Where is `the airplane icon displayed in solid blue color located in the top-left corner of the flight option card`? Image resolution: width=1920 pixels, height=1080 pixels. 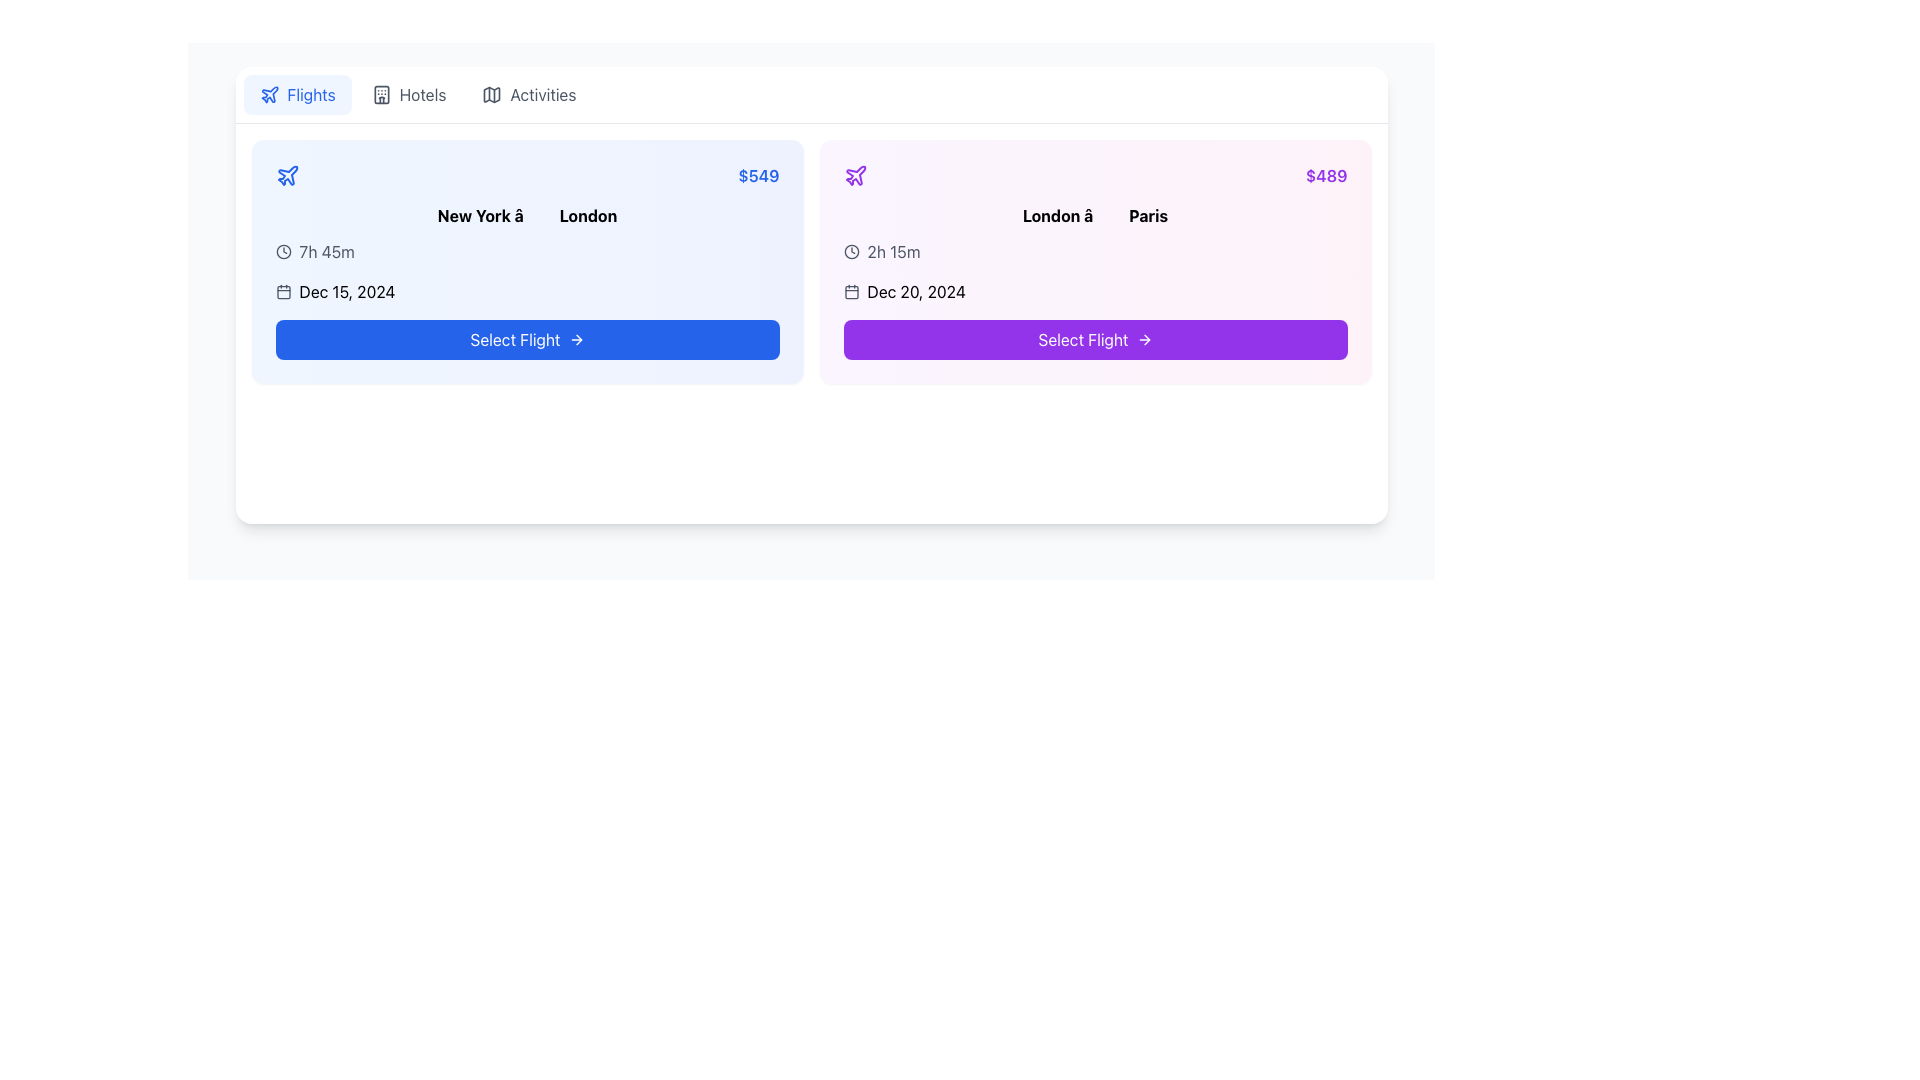 the airplane icon displayed in solid blue color located in the top-left corner of the flight option card is located at coordinates (268, 94).